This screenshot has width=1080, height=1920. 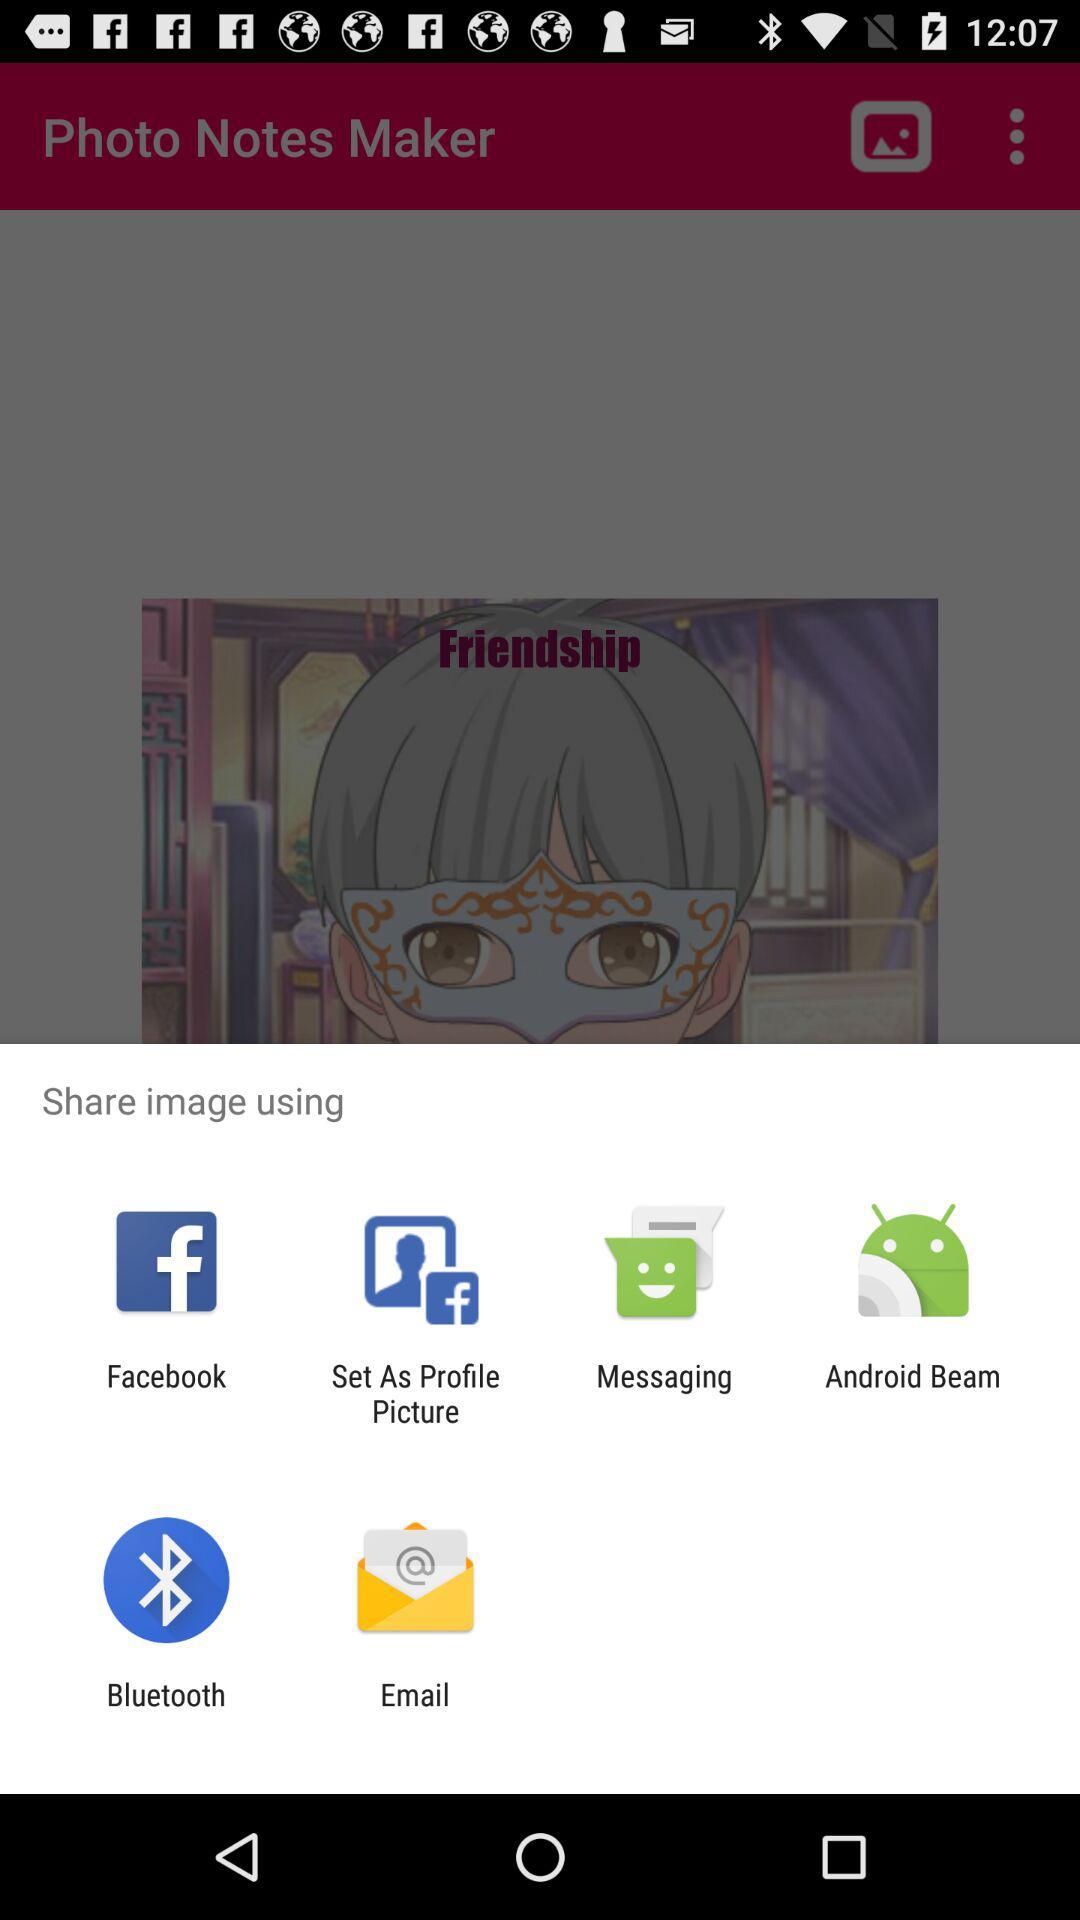 What do you see at coordinates (664, 1392) in the screenshot?
I see `the icon next to set as profile` at bounding box center [664, 1392].